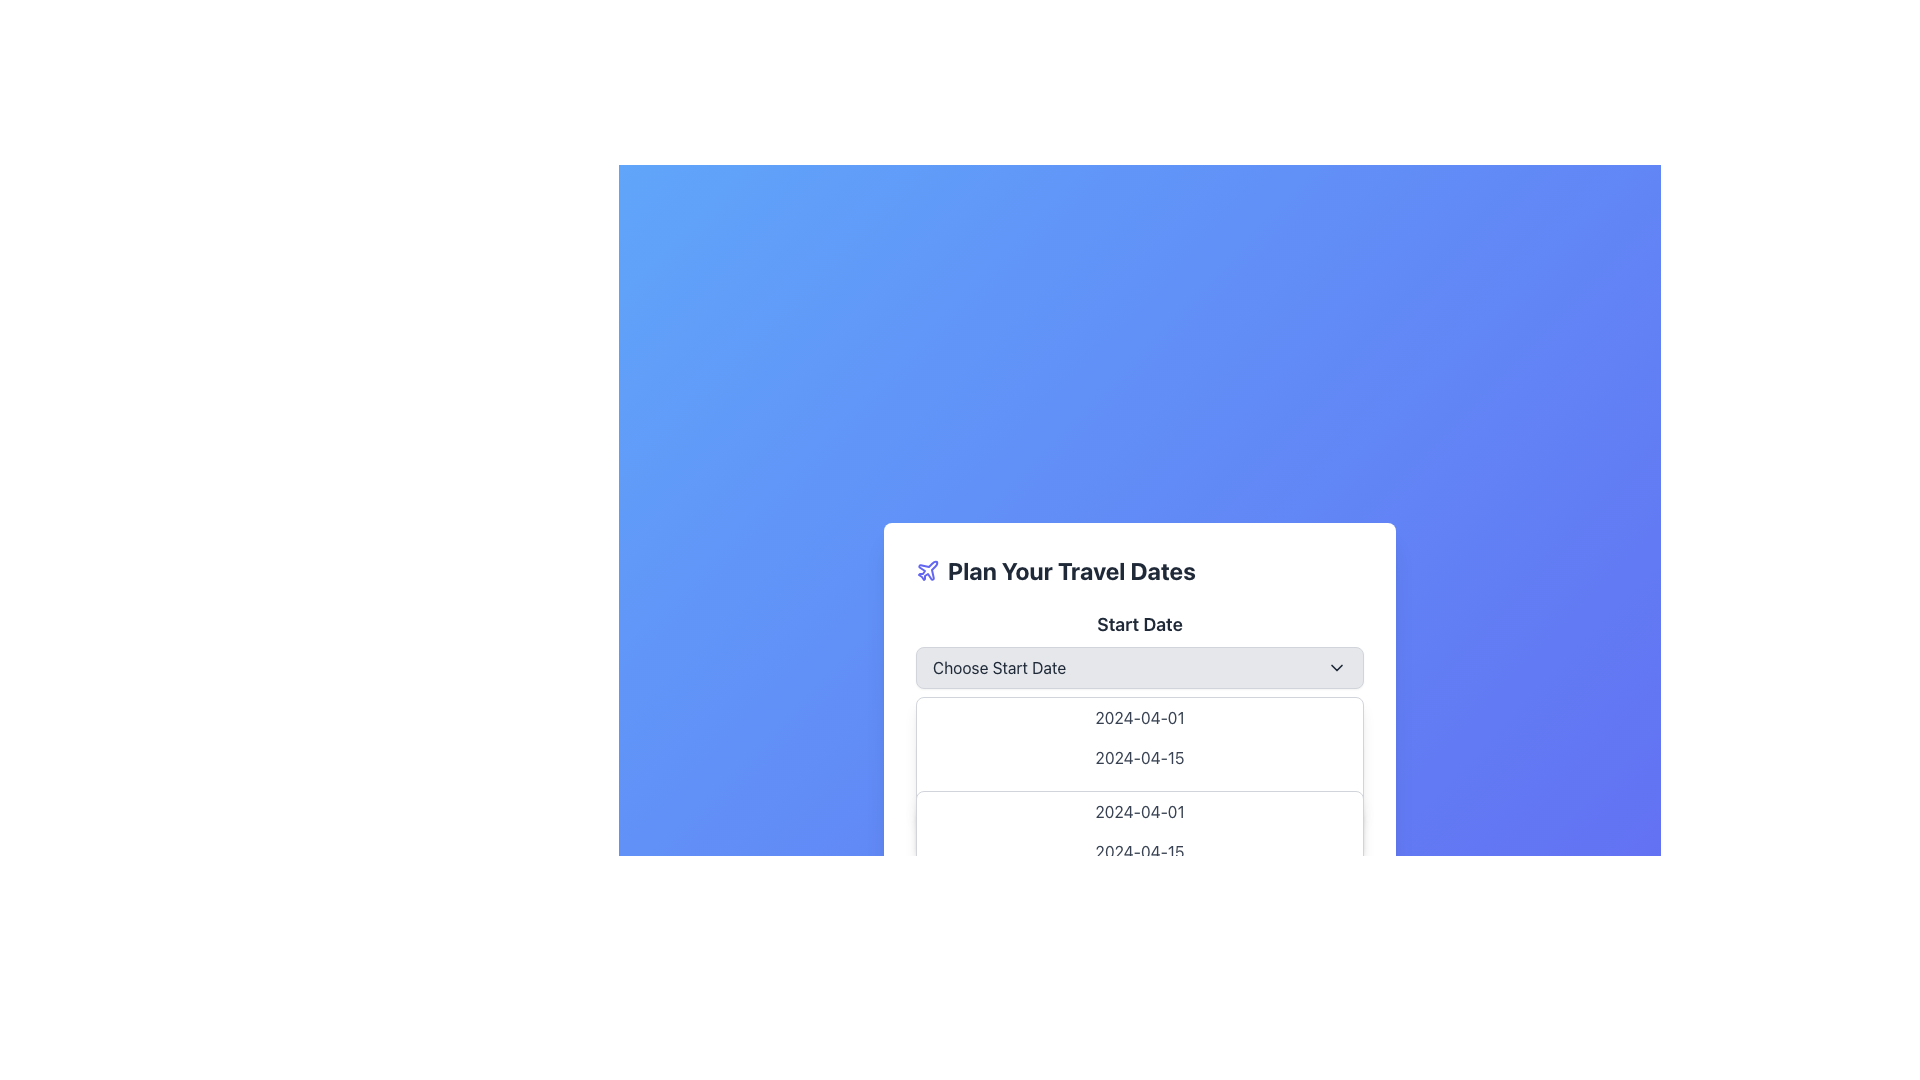 This screenshot has height=1080, width=1920. Describe the element at coordinates (1140, 852) in the screenshot. I see `a row in the dropdown menu labeled 'Choose Start Date'` at that location.